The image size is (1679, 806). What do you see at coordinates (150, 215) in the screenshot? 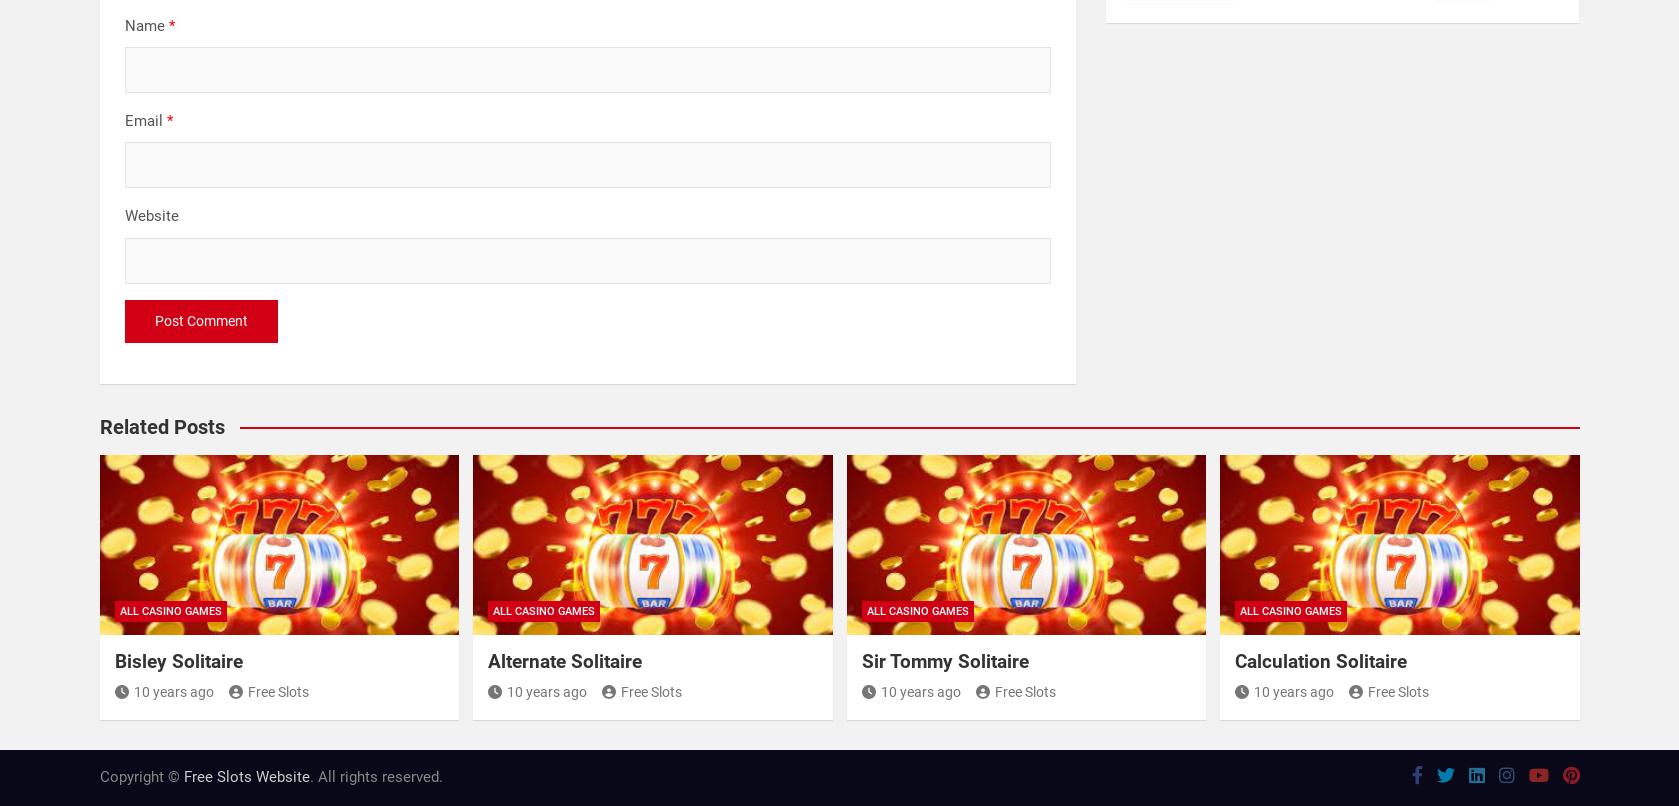
I see `'Website'` at bounding box center [150, 215].